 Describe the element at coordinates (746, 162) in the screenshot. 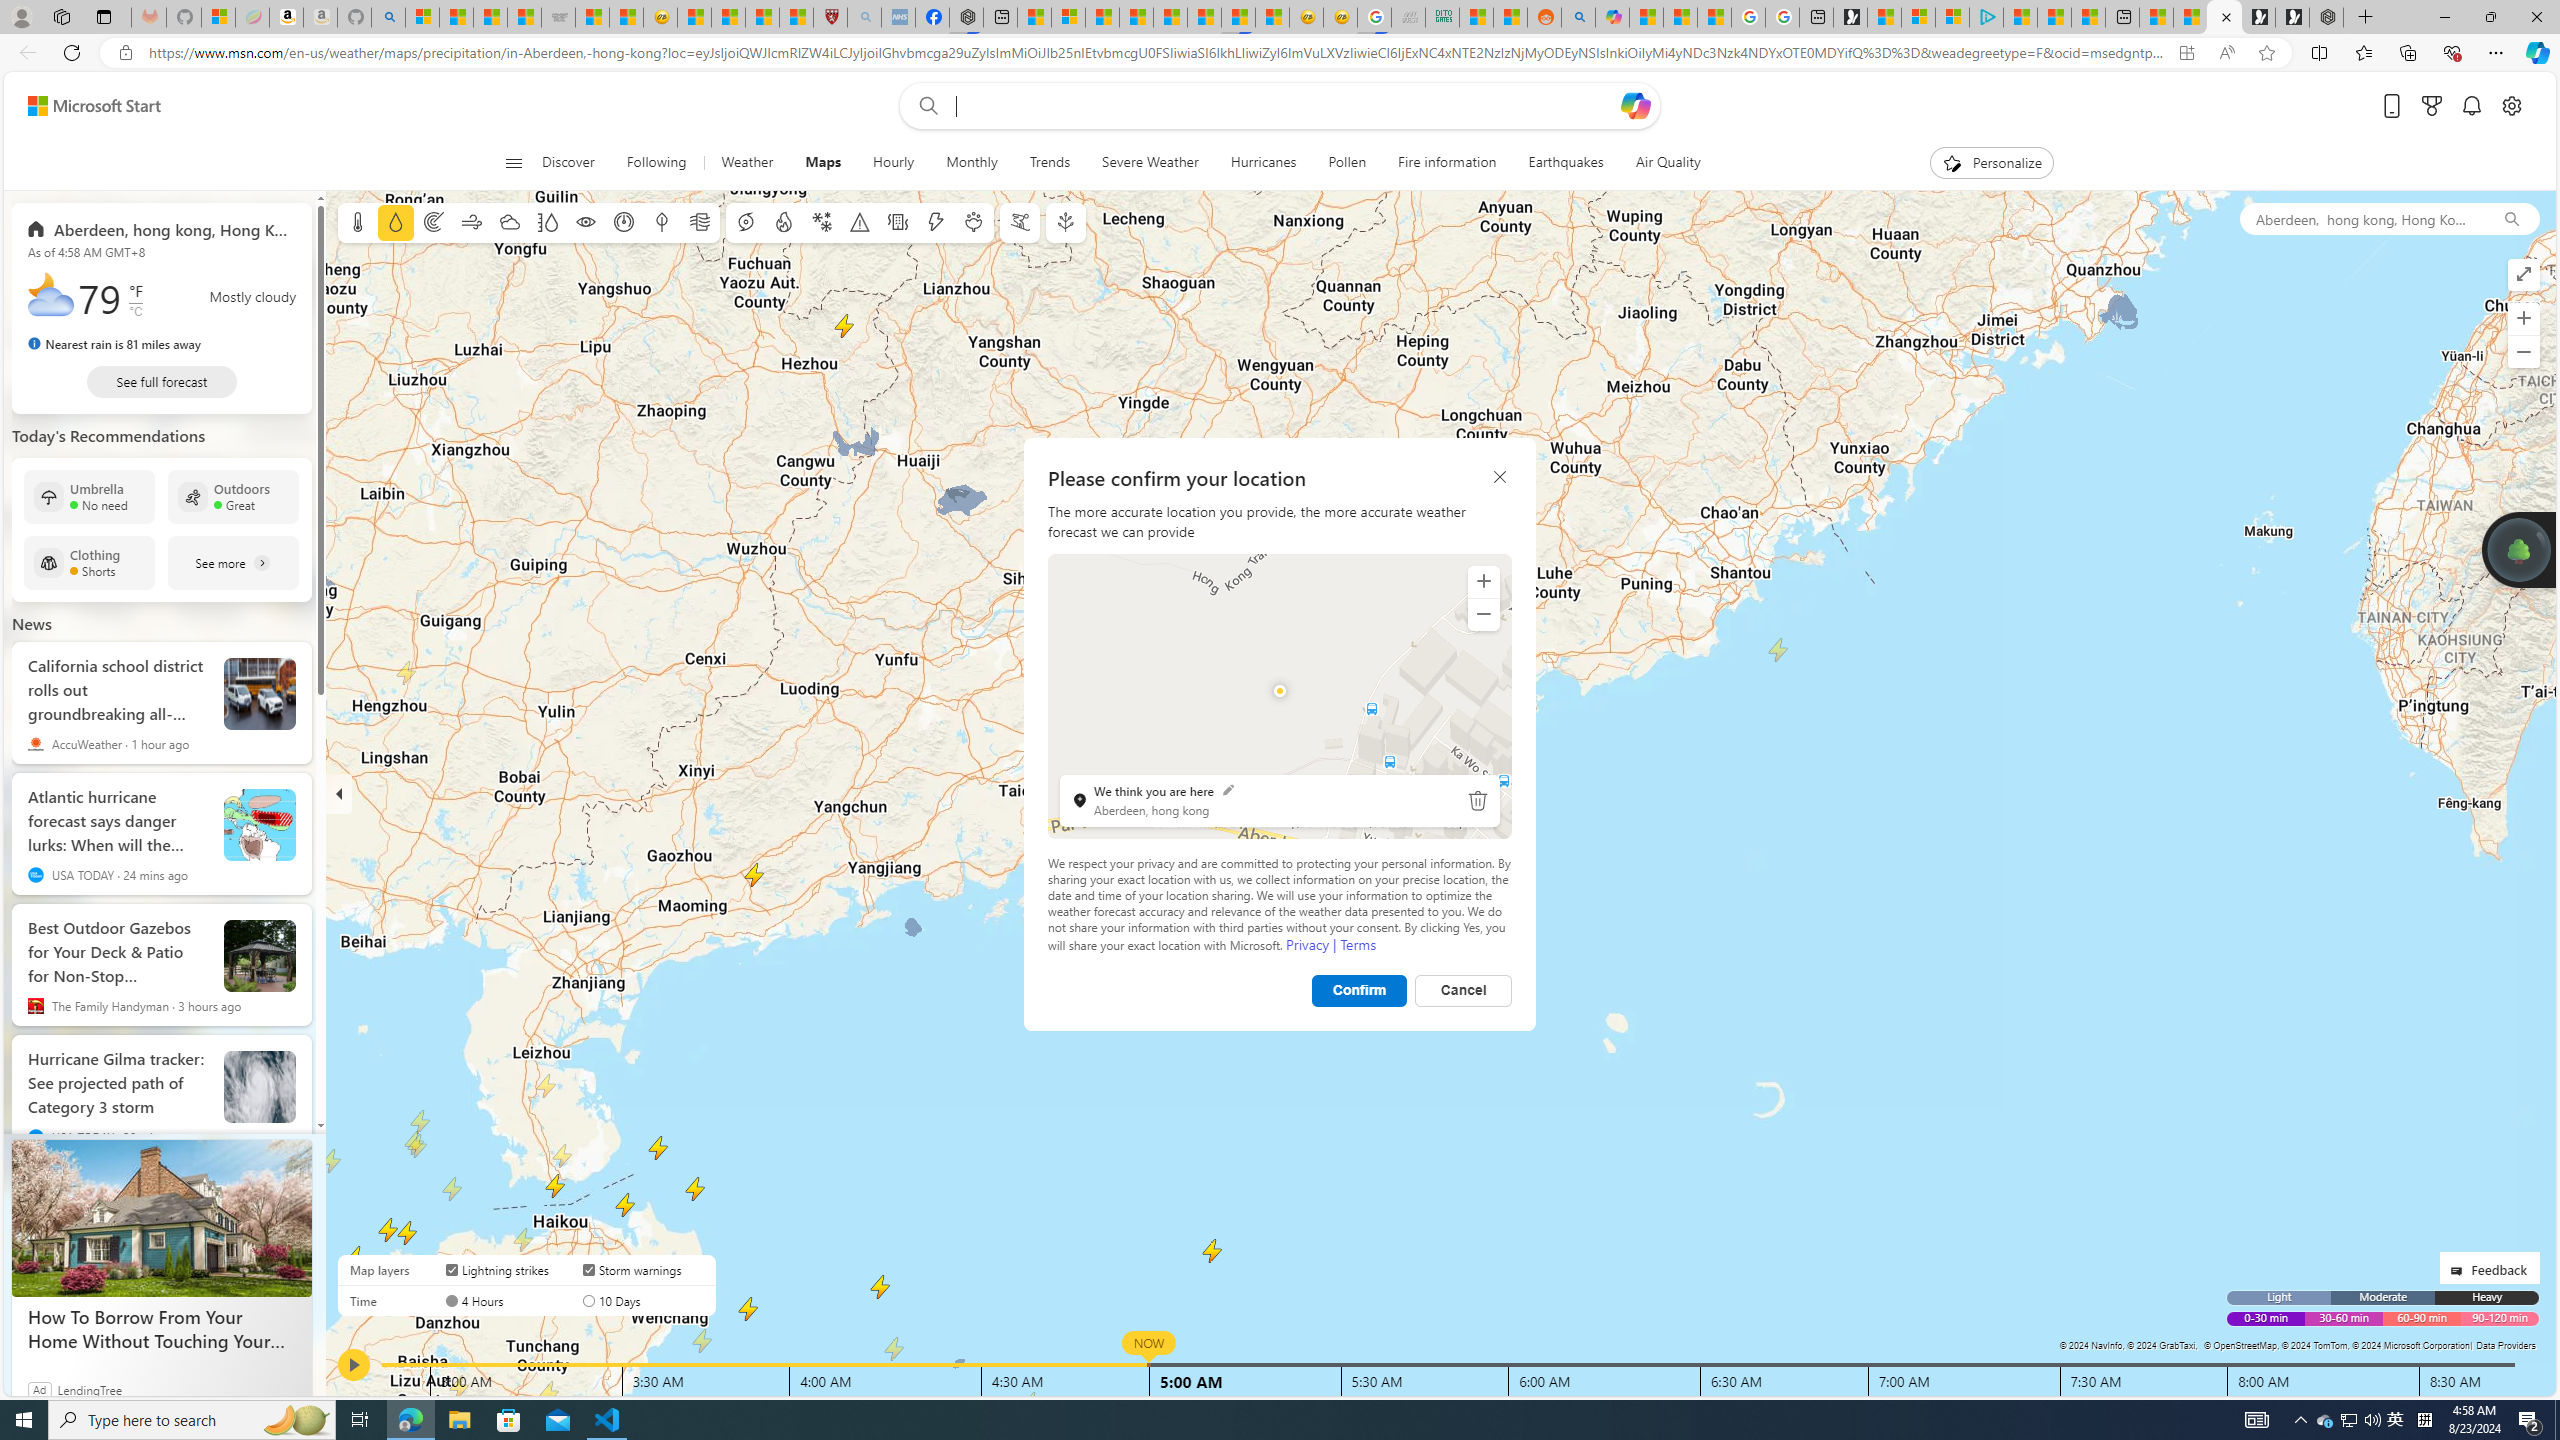

I see `'Weather'` at that location.